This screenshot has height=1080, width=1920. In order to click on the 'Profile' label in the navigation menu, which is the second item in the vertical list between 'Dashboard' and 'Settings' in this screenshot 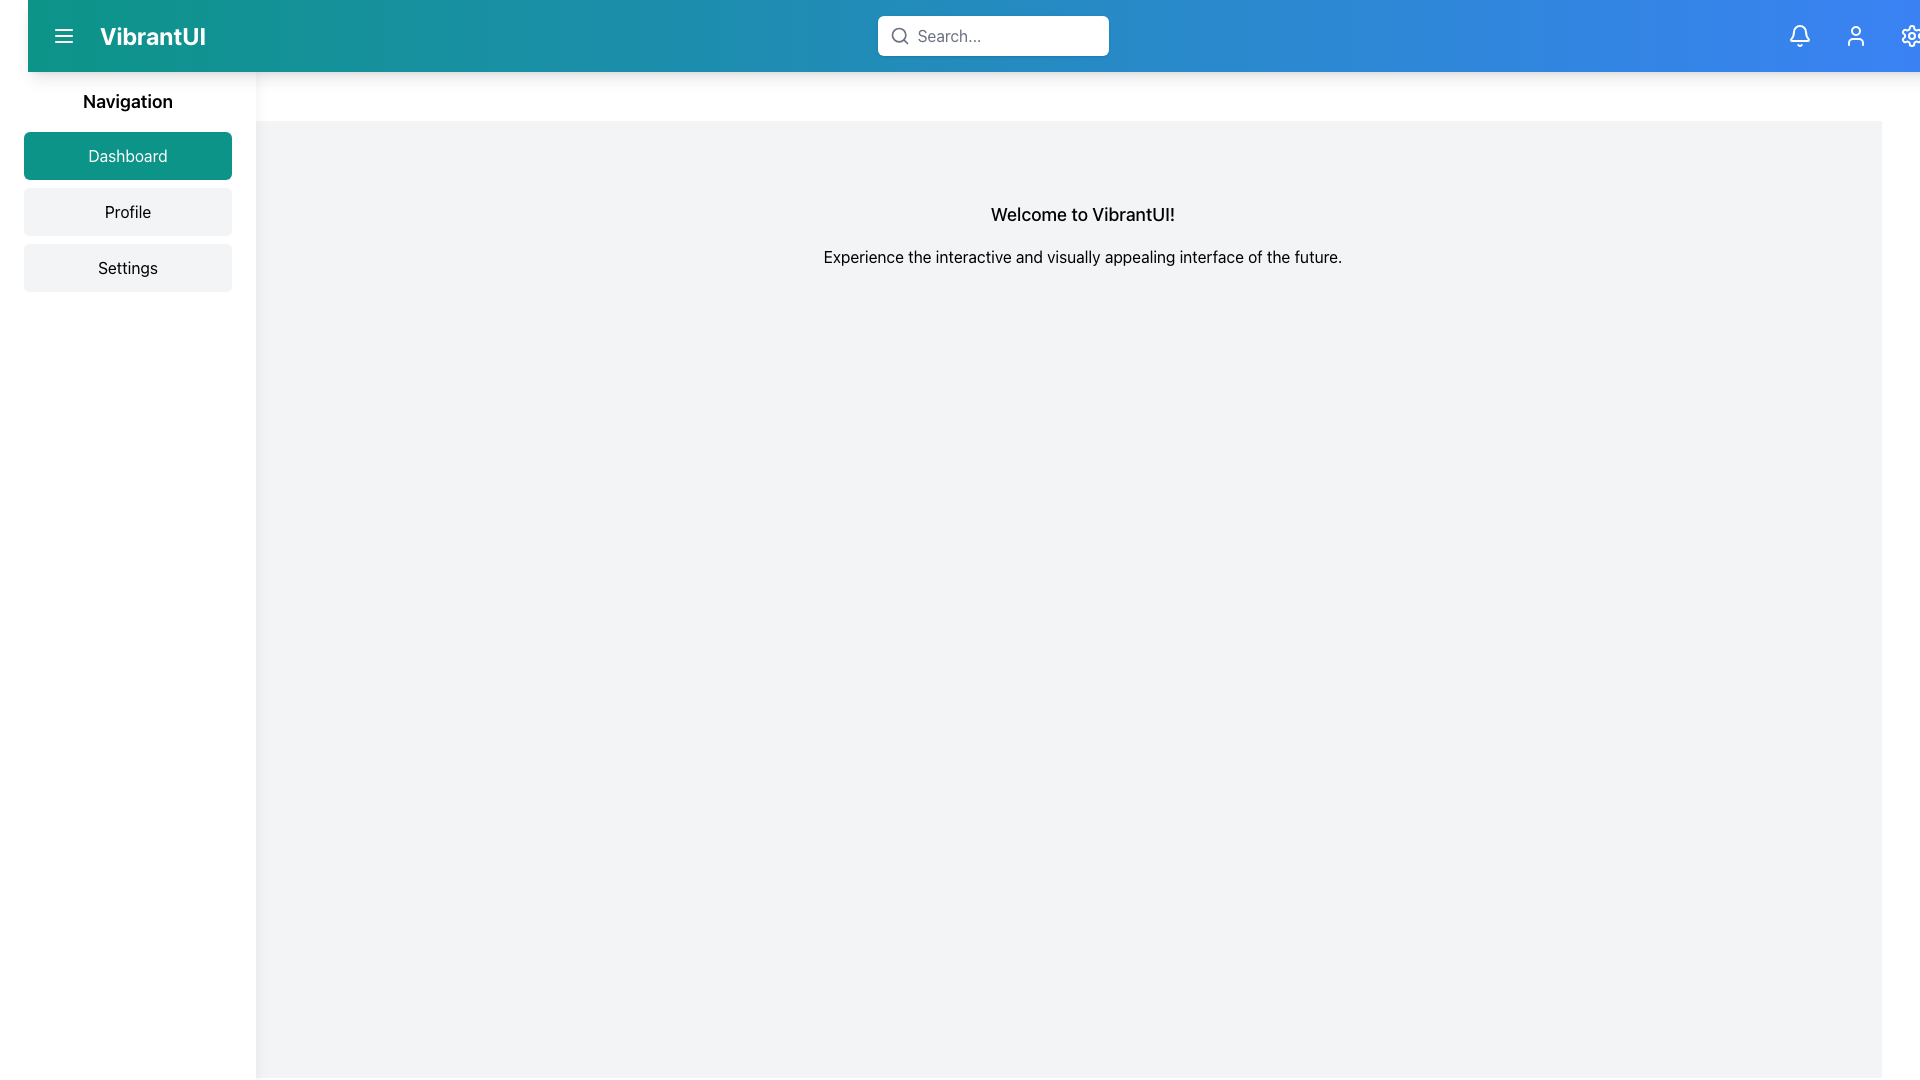, I will do `click(127, 212)`.